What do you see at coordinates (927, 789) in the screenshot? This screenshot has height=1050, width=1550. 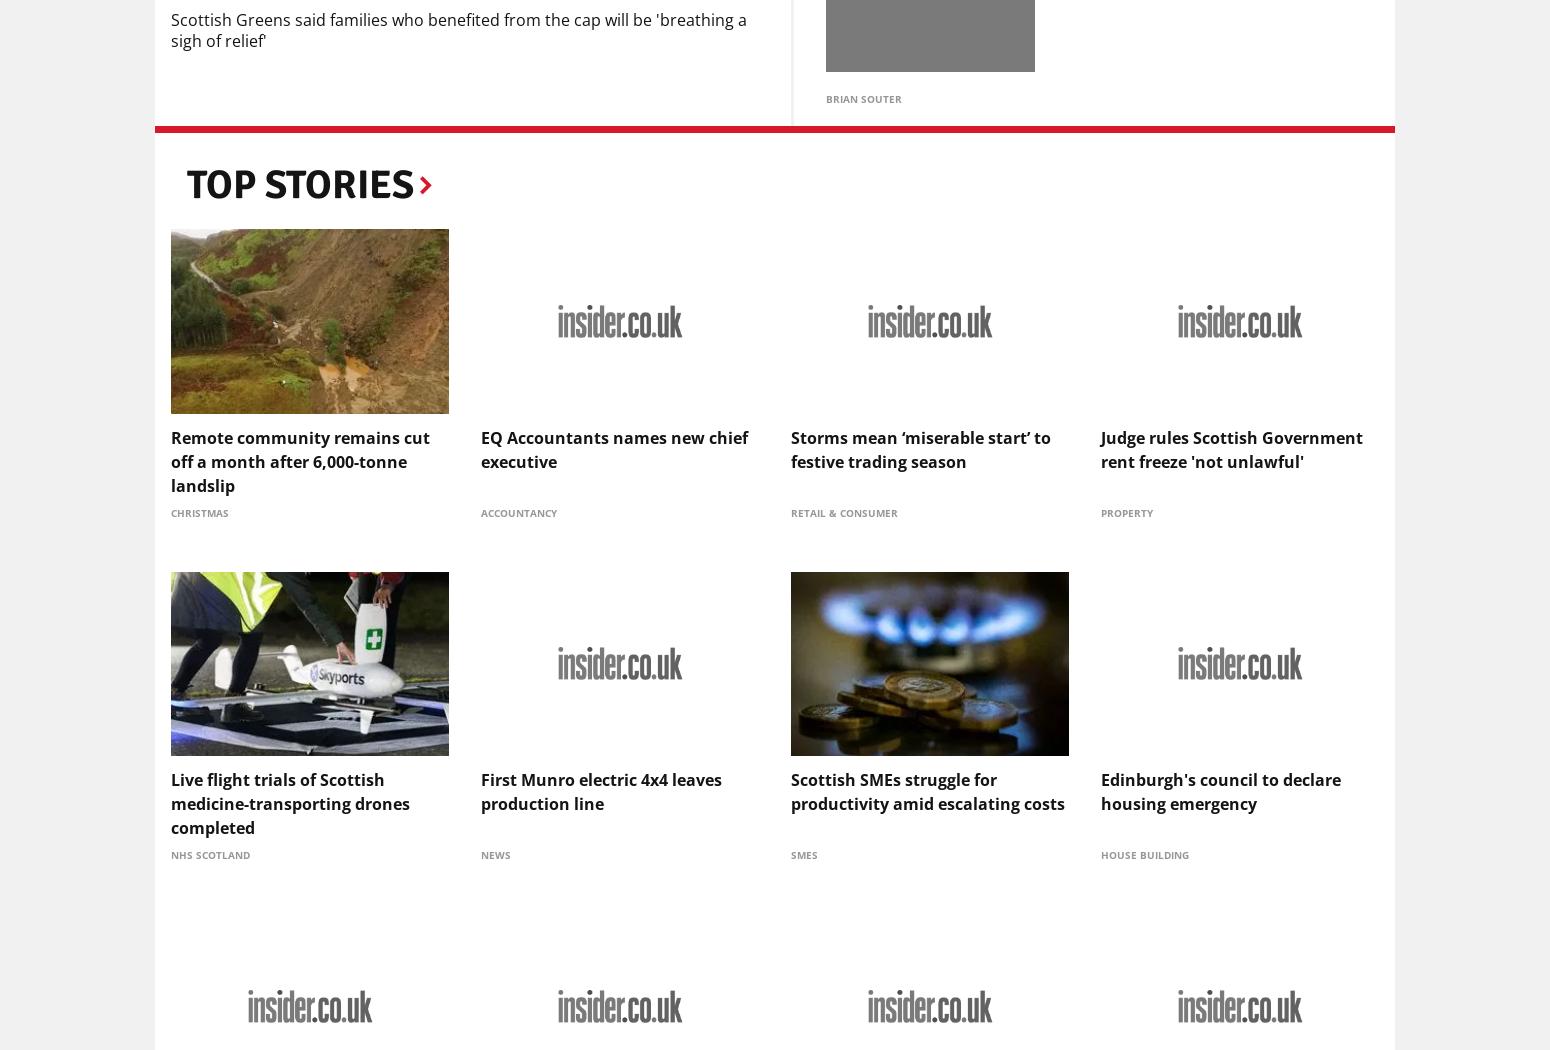 I see `'Scottish SMEs struggle for productivity amid escalating costs'` at bounding box center [927, 789].